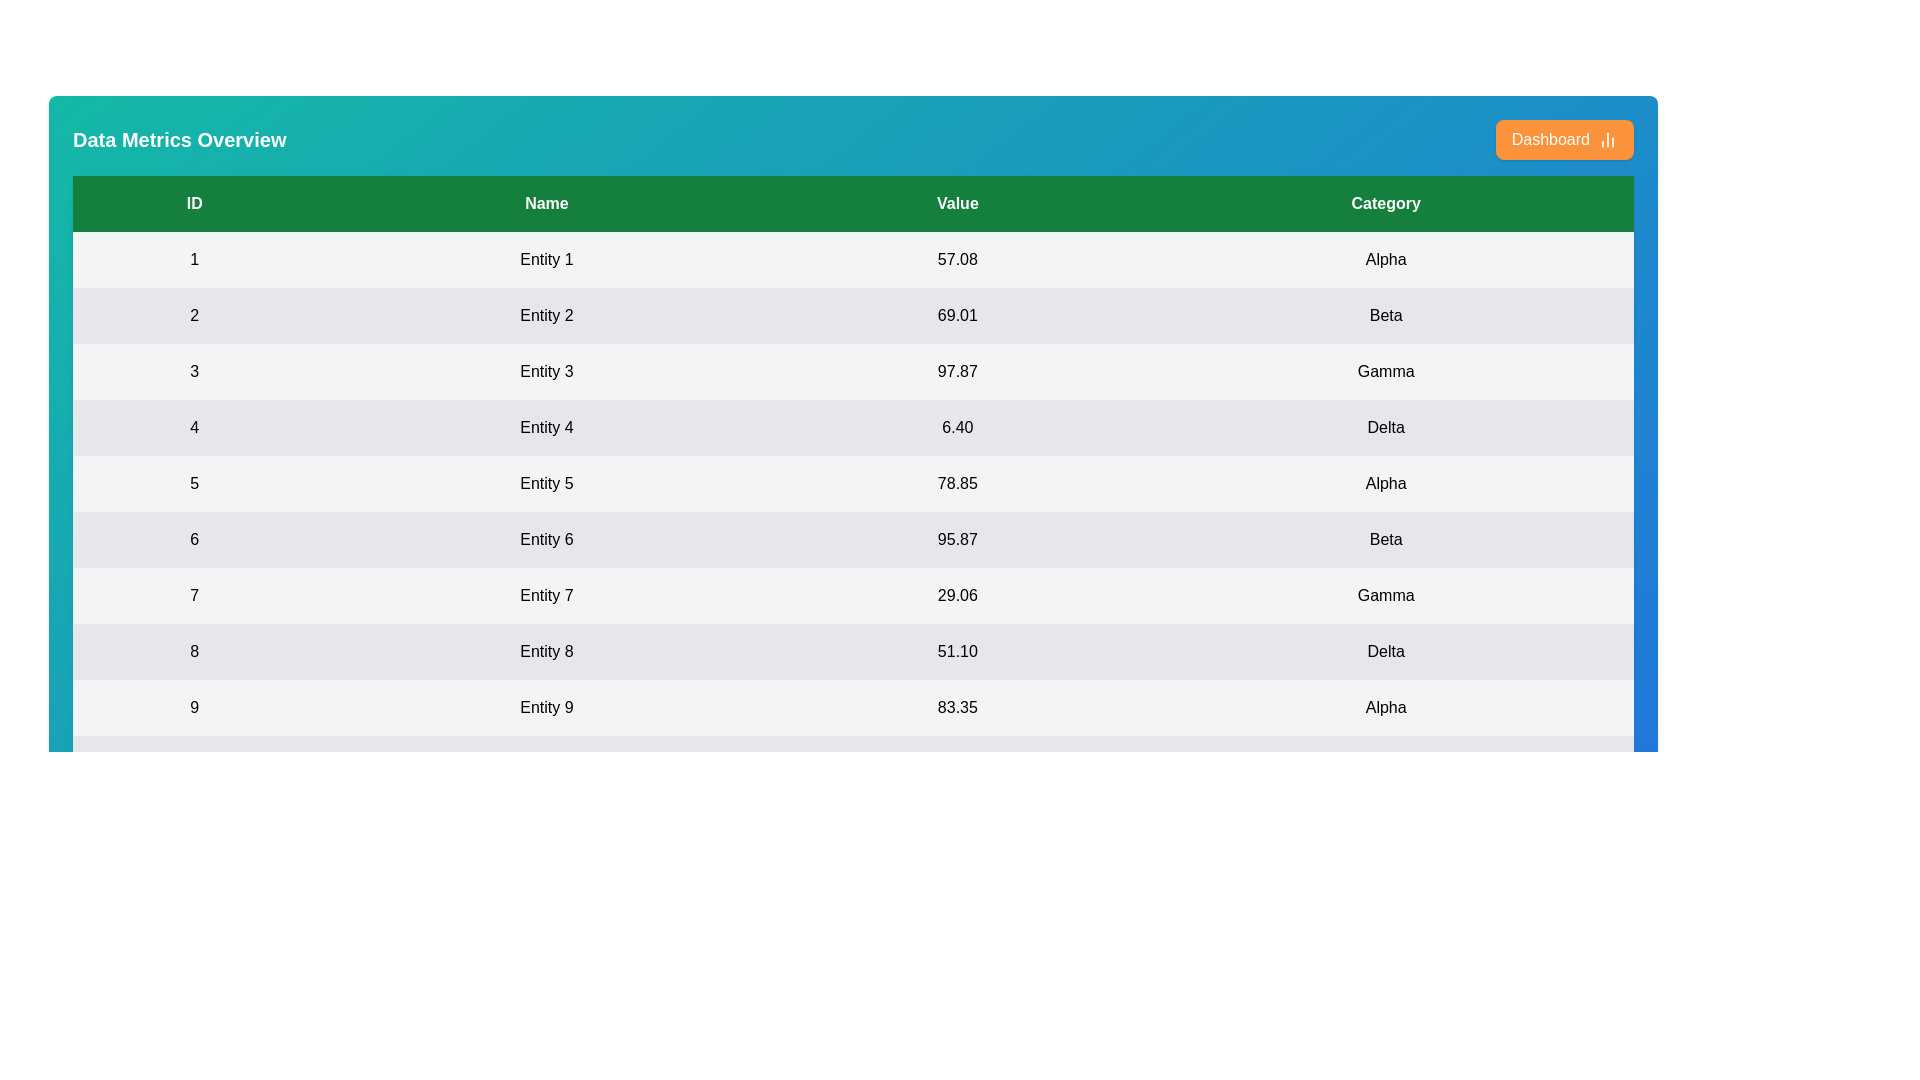 The width and height of the screenshot is (1920, 1080). Describe the element at coordinates (853, 707) in the screenshot. I see `the row corresponding to 9` at that location.